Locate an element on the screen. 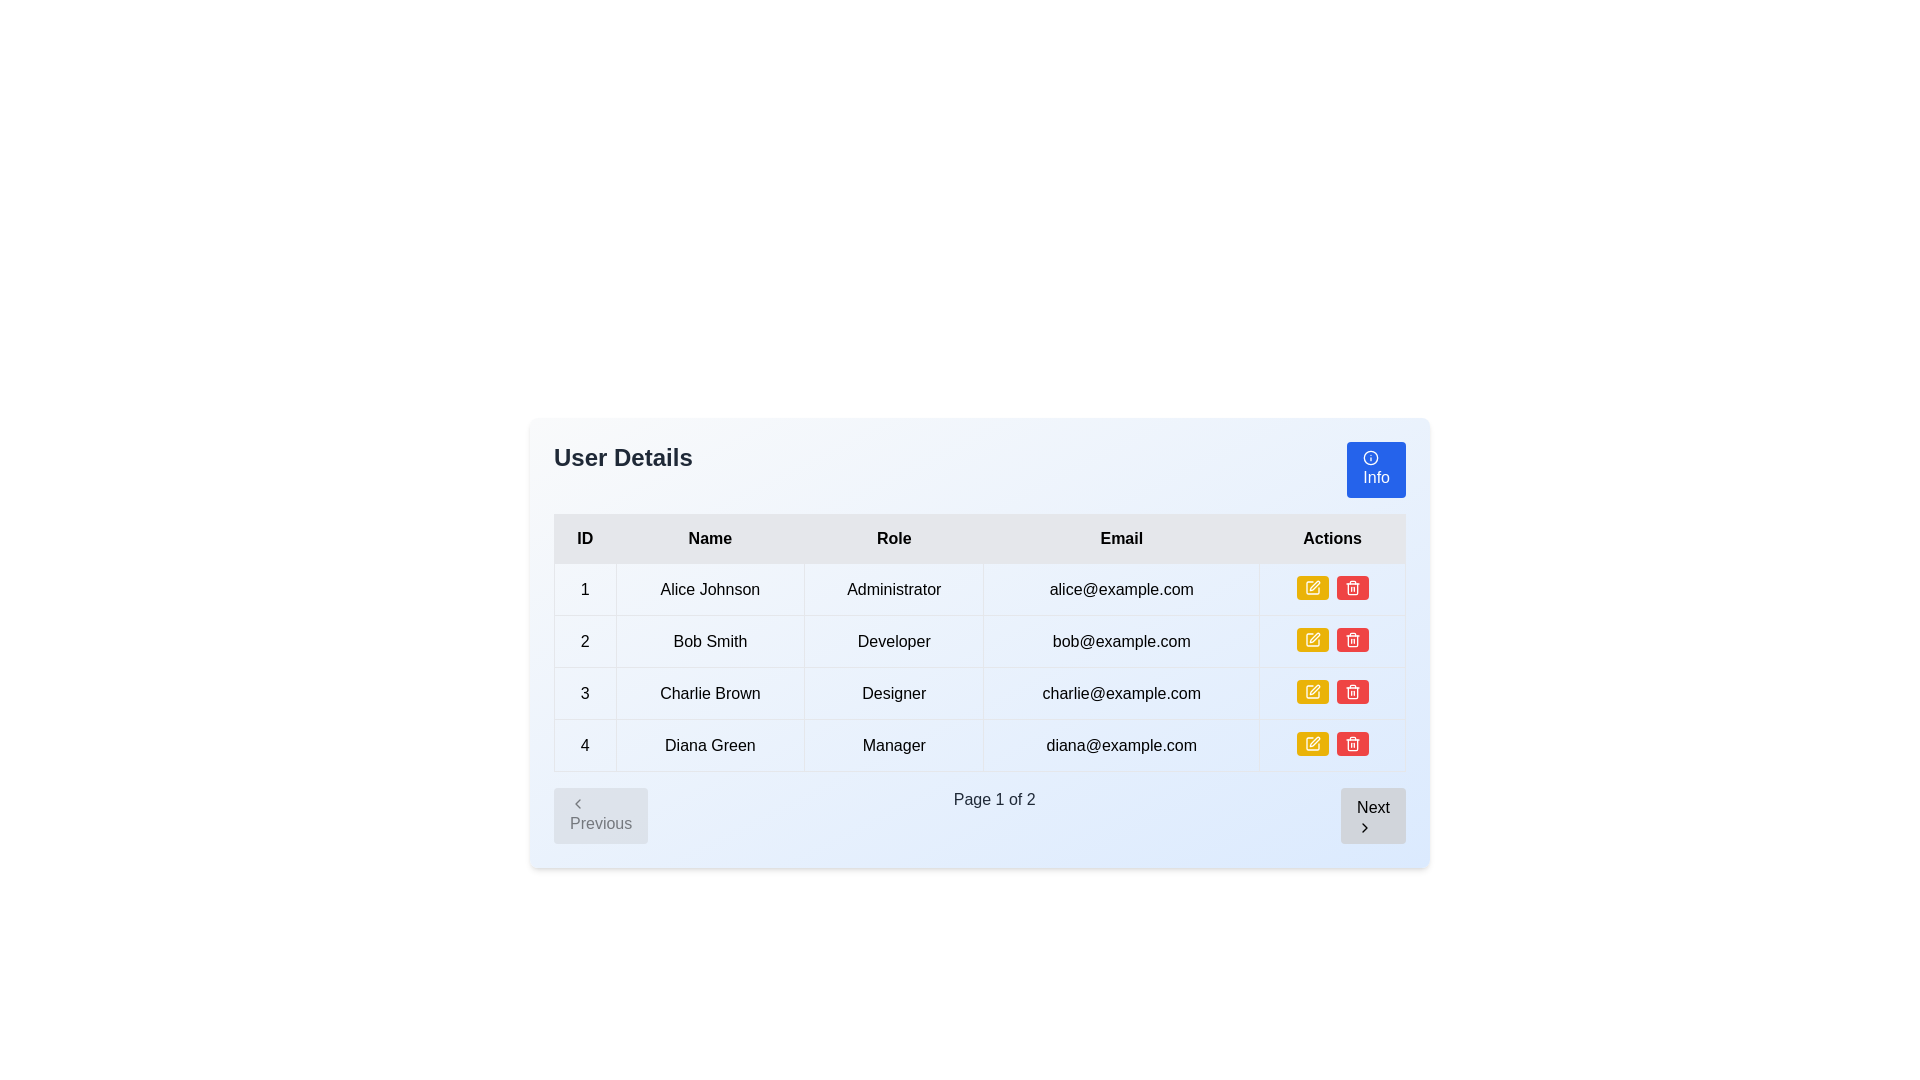 The width and height of the screenshot is (1920, 1080). the 'Next' button that features a right-pointing chevron icon and is styled with a light gray background, using keyboard navigation is located at coordinates (1372, 816).